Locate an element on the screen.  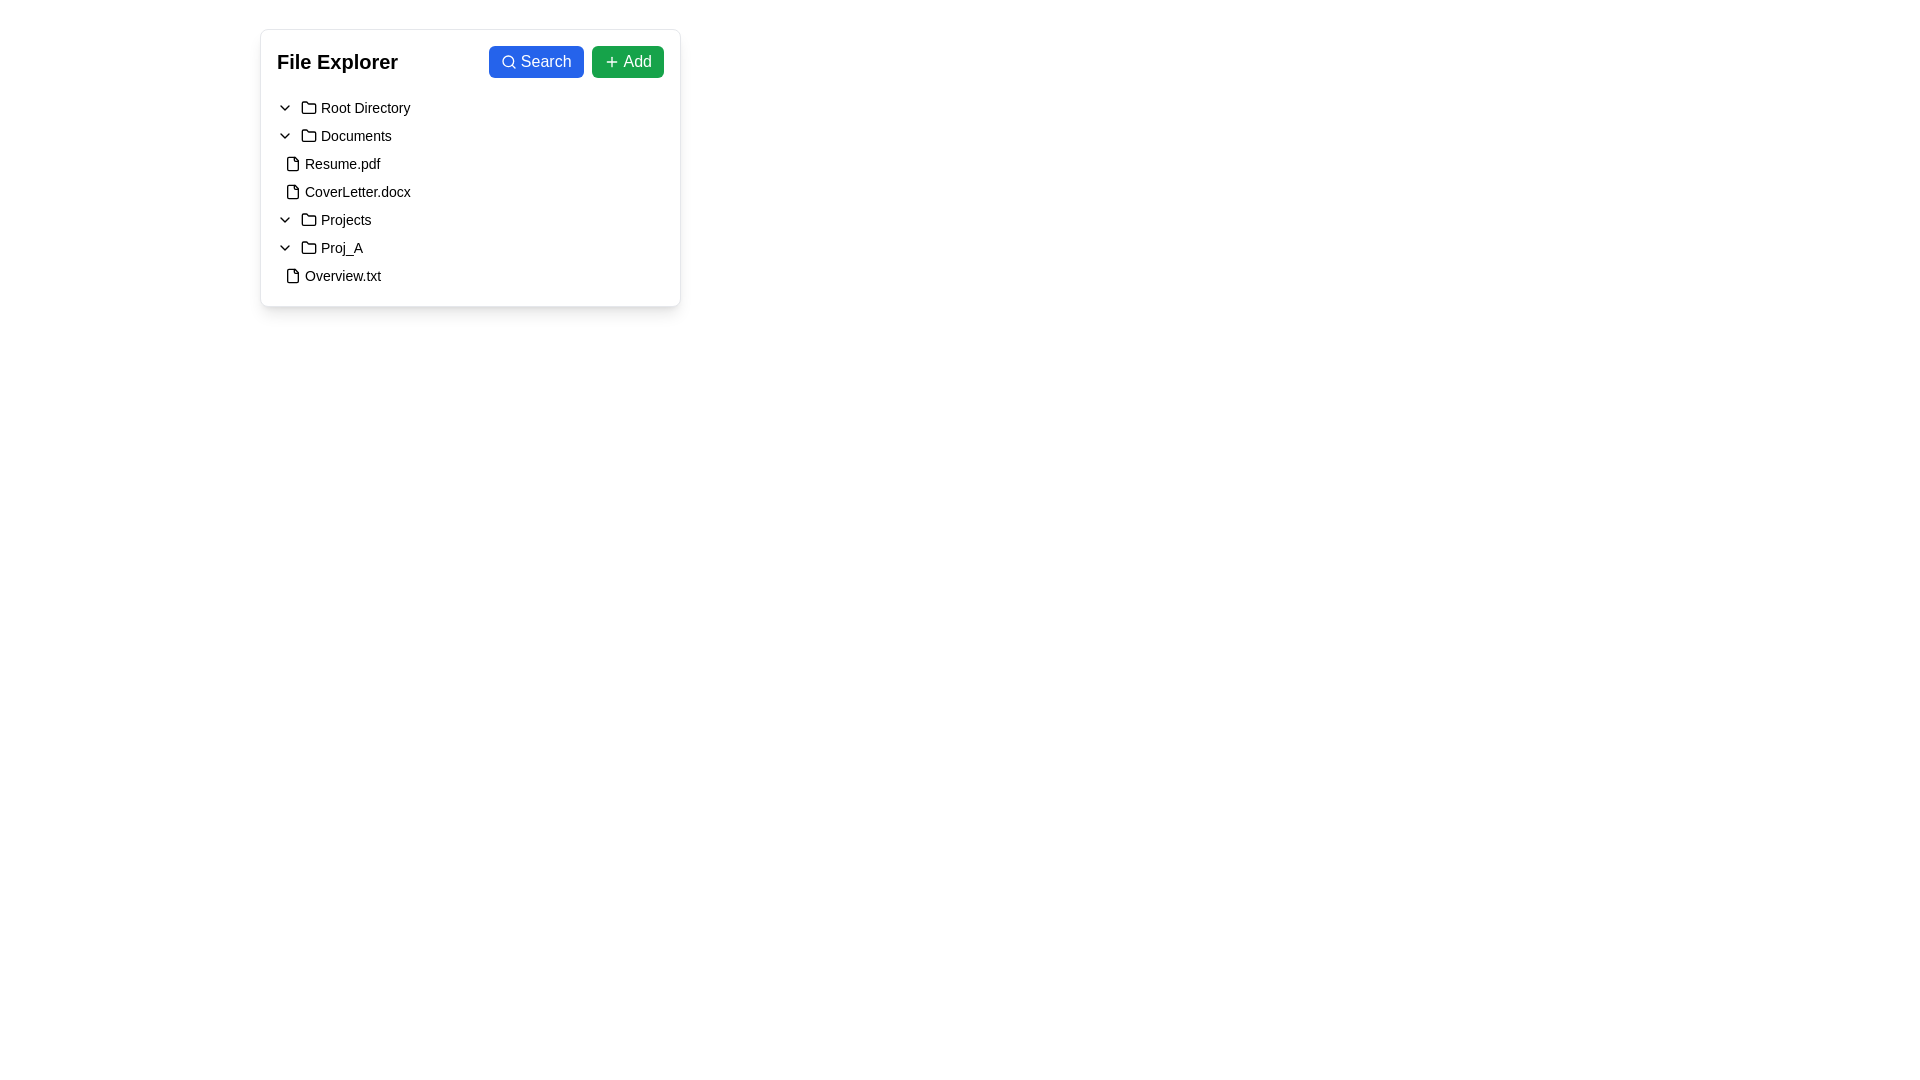
the first folder entry within the 'Projects' section of the file explorer is located at coordinates (469, 246).